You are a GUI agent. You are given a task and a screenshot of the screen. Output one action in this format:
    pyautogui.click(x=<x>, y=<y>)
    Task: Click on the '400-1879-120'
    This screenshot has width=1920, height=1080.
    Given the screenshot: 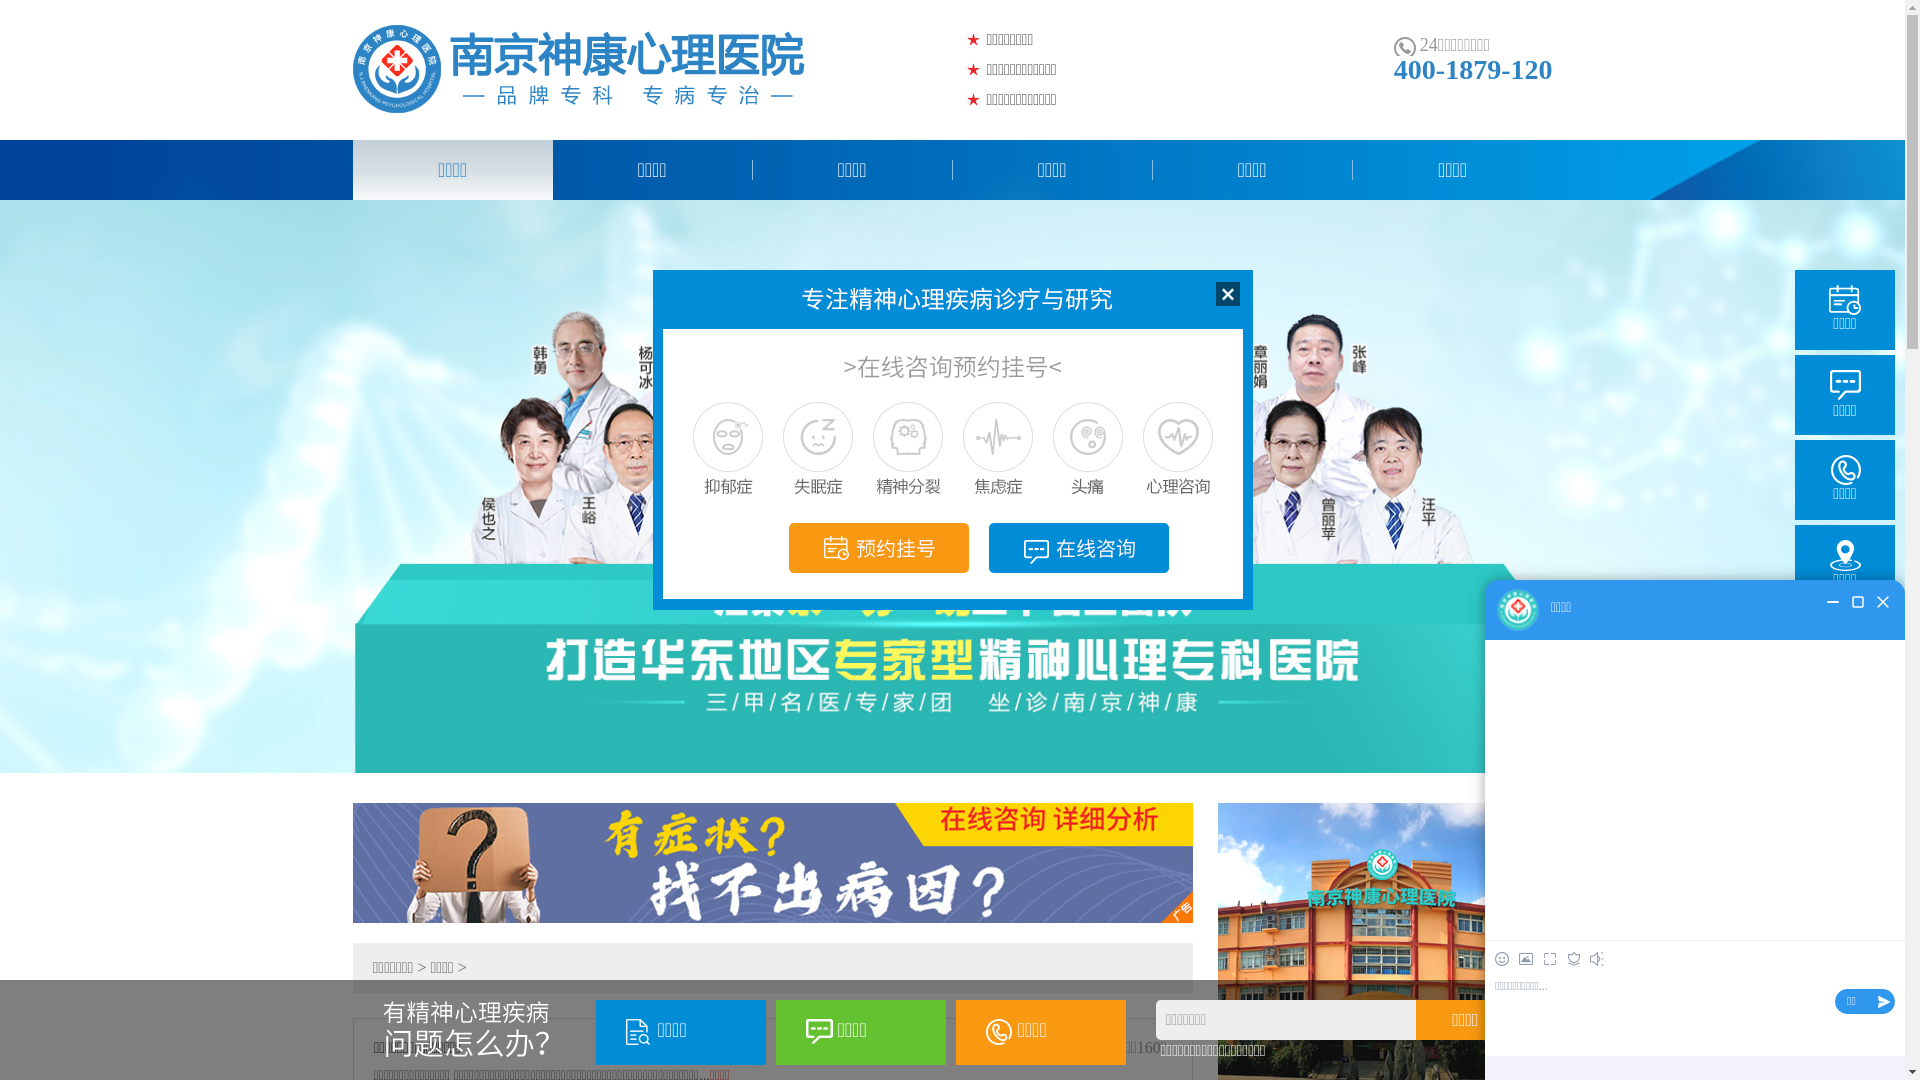 What is the action you would take?
    pyautogui.click(x=1392, y=68)
    